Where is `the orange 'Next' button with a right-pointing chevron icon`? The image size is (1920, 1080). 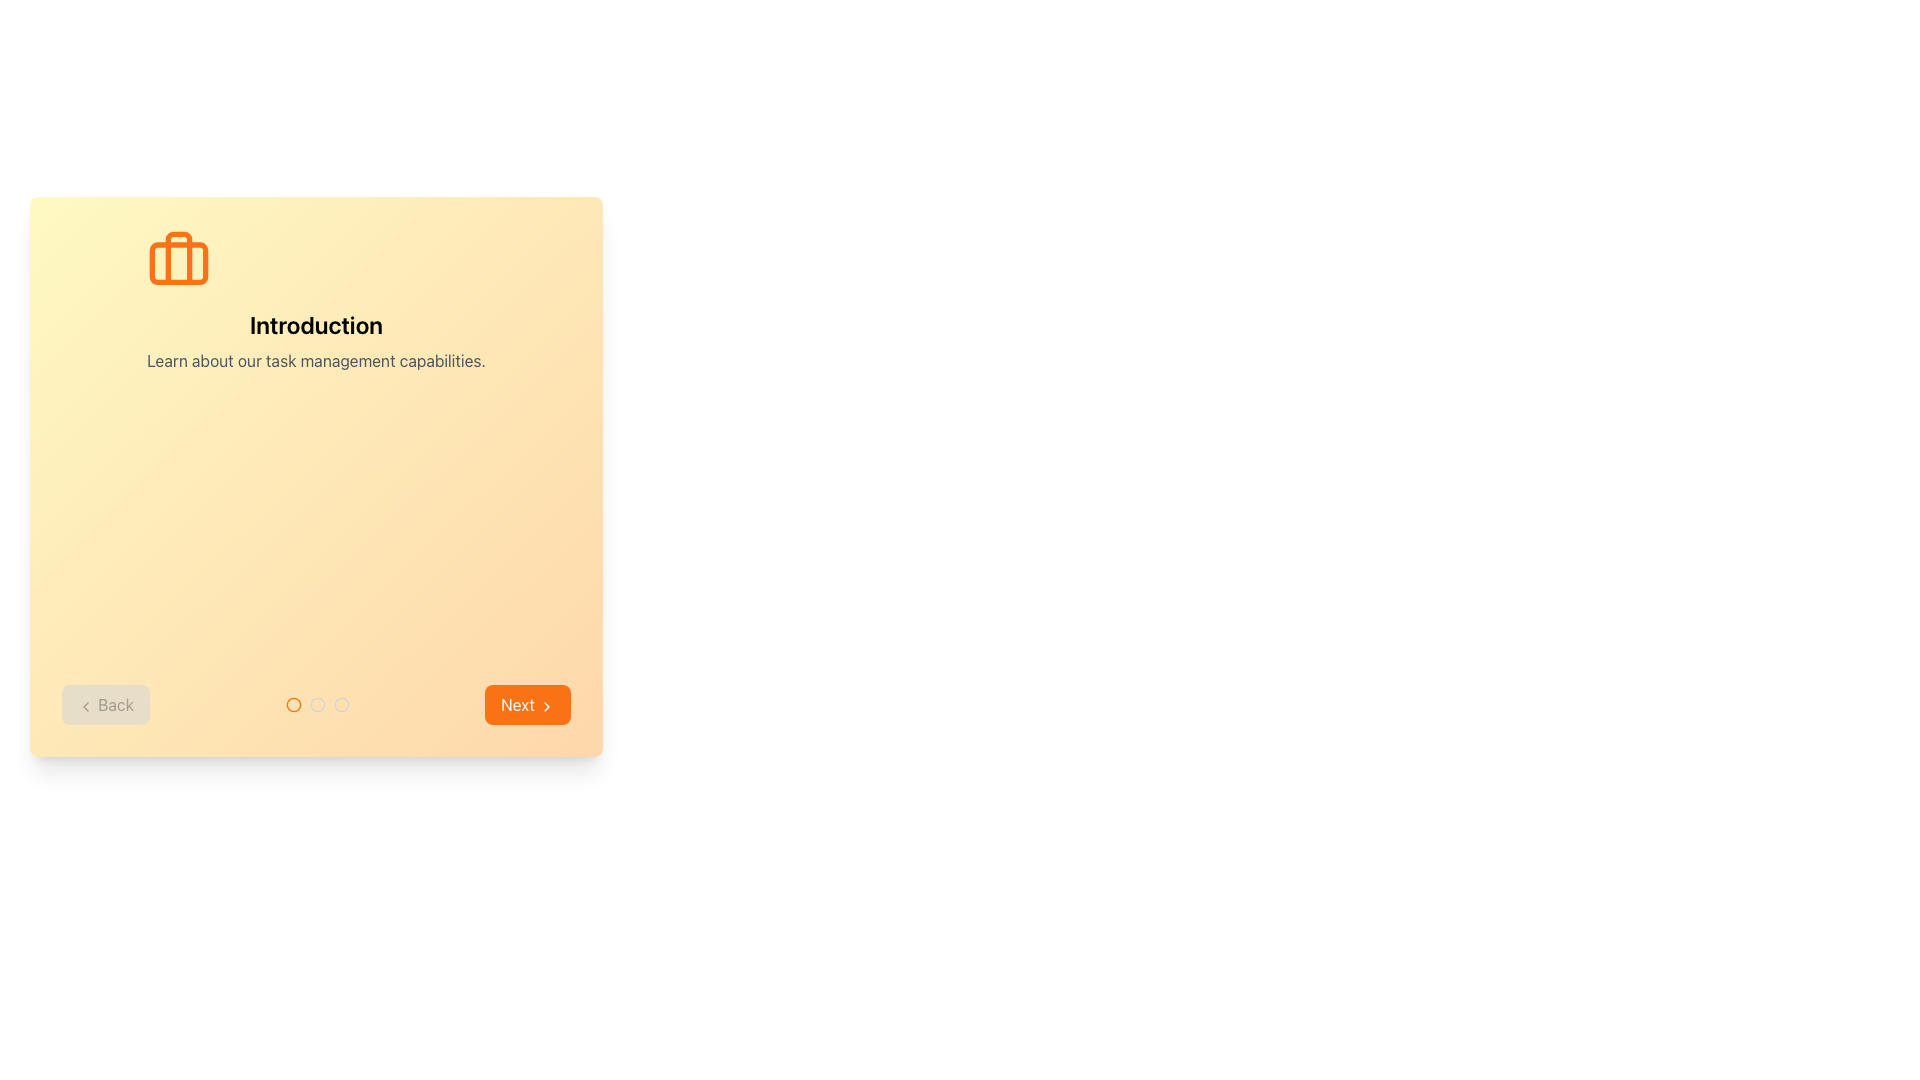 the orange 'Next' button with a right-pointing chevron icon is located at coordinates (528, 704).